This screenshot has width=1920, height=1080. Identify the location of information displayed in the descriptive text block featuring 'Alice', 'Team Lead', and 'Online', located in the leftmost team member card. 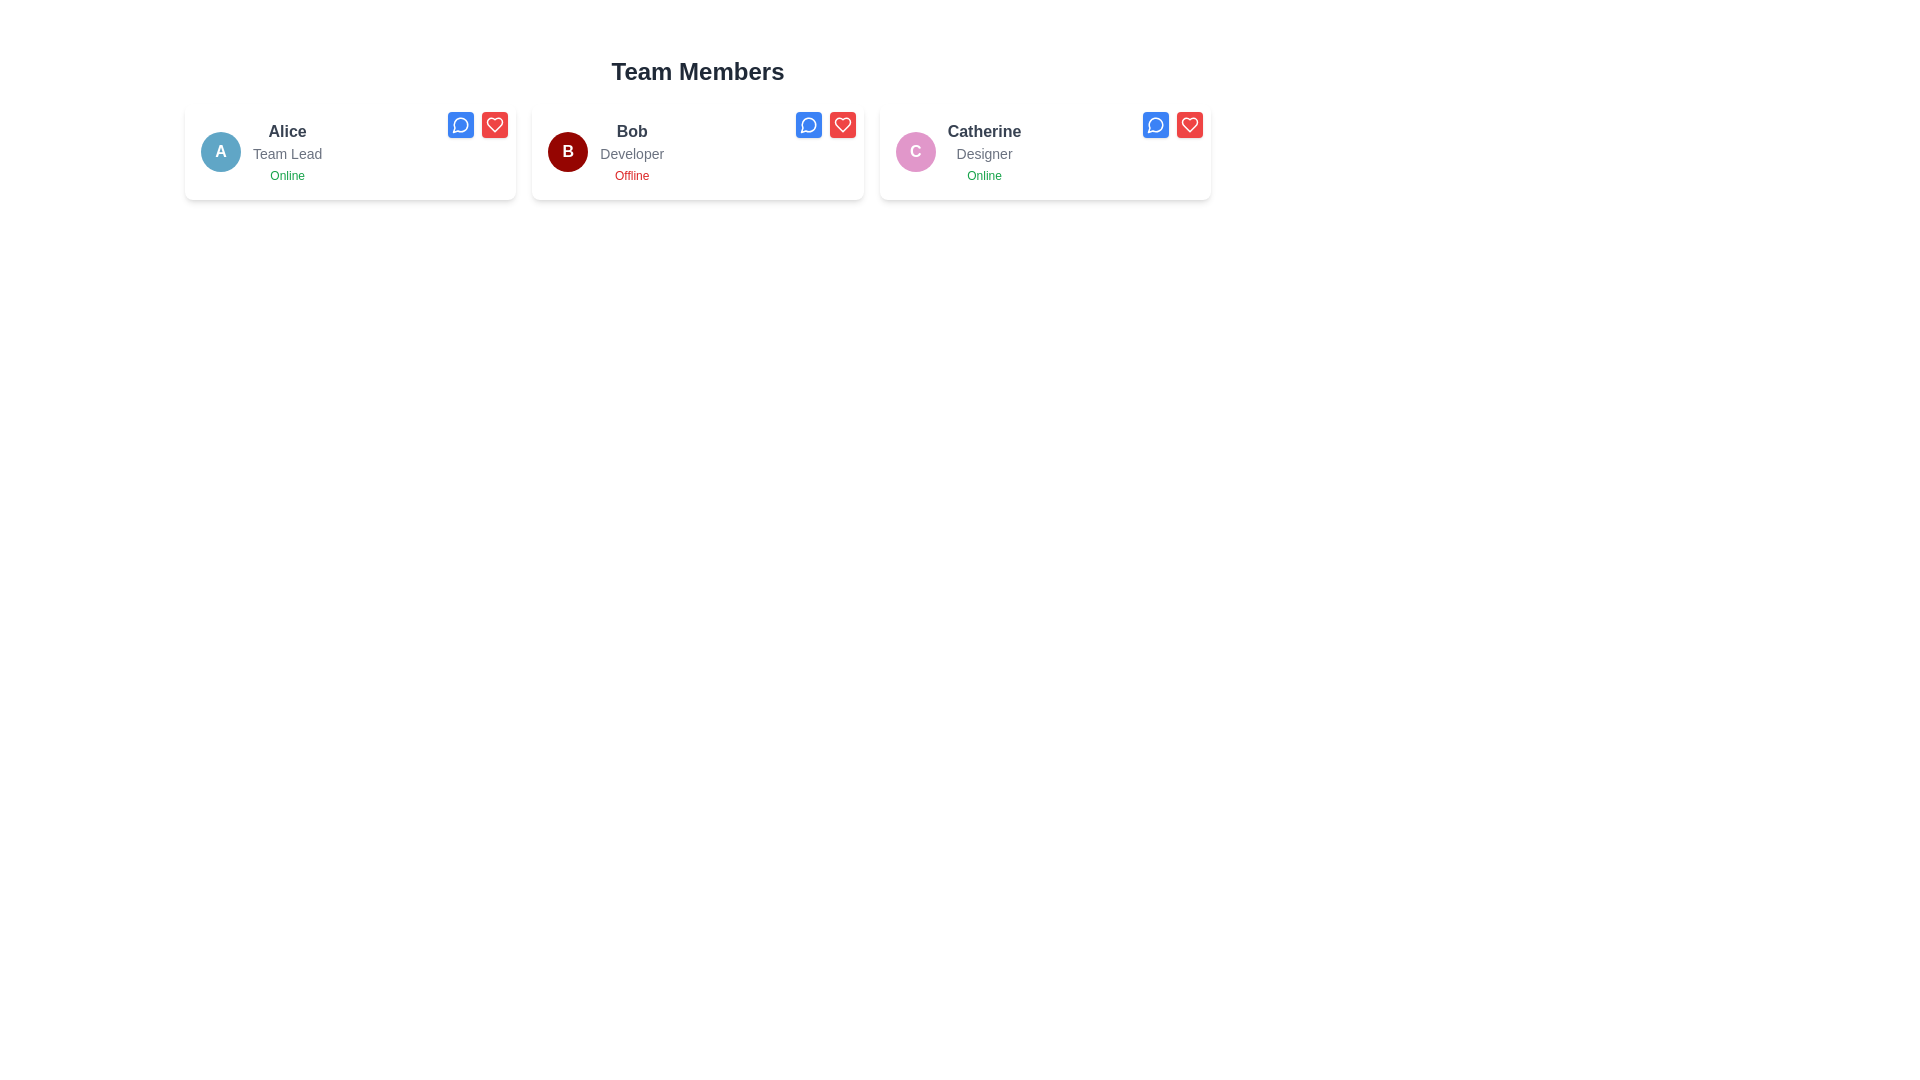
(286, 150).